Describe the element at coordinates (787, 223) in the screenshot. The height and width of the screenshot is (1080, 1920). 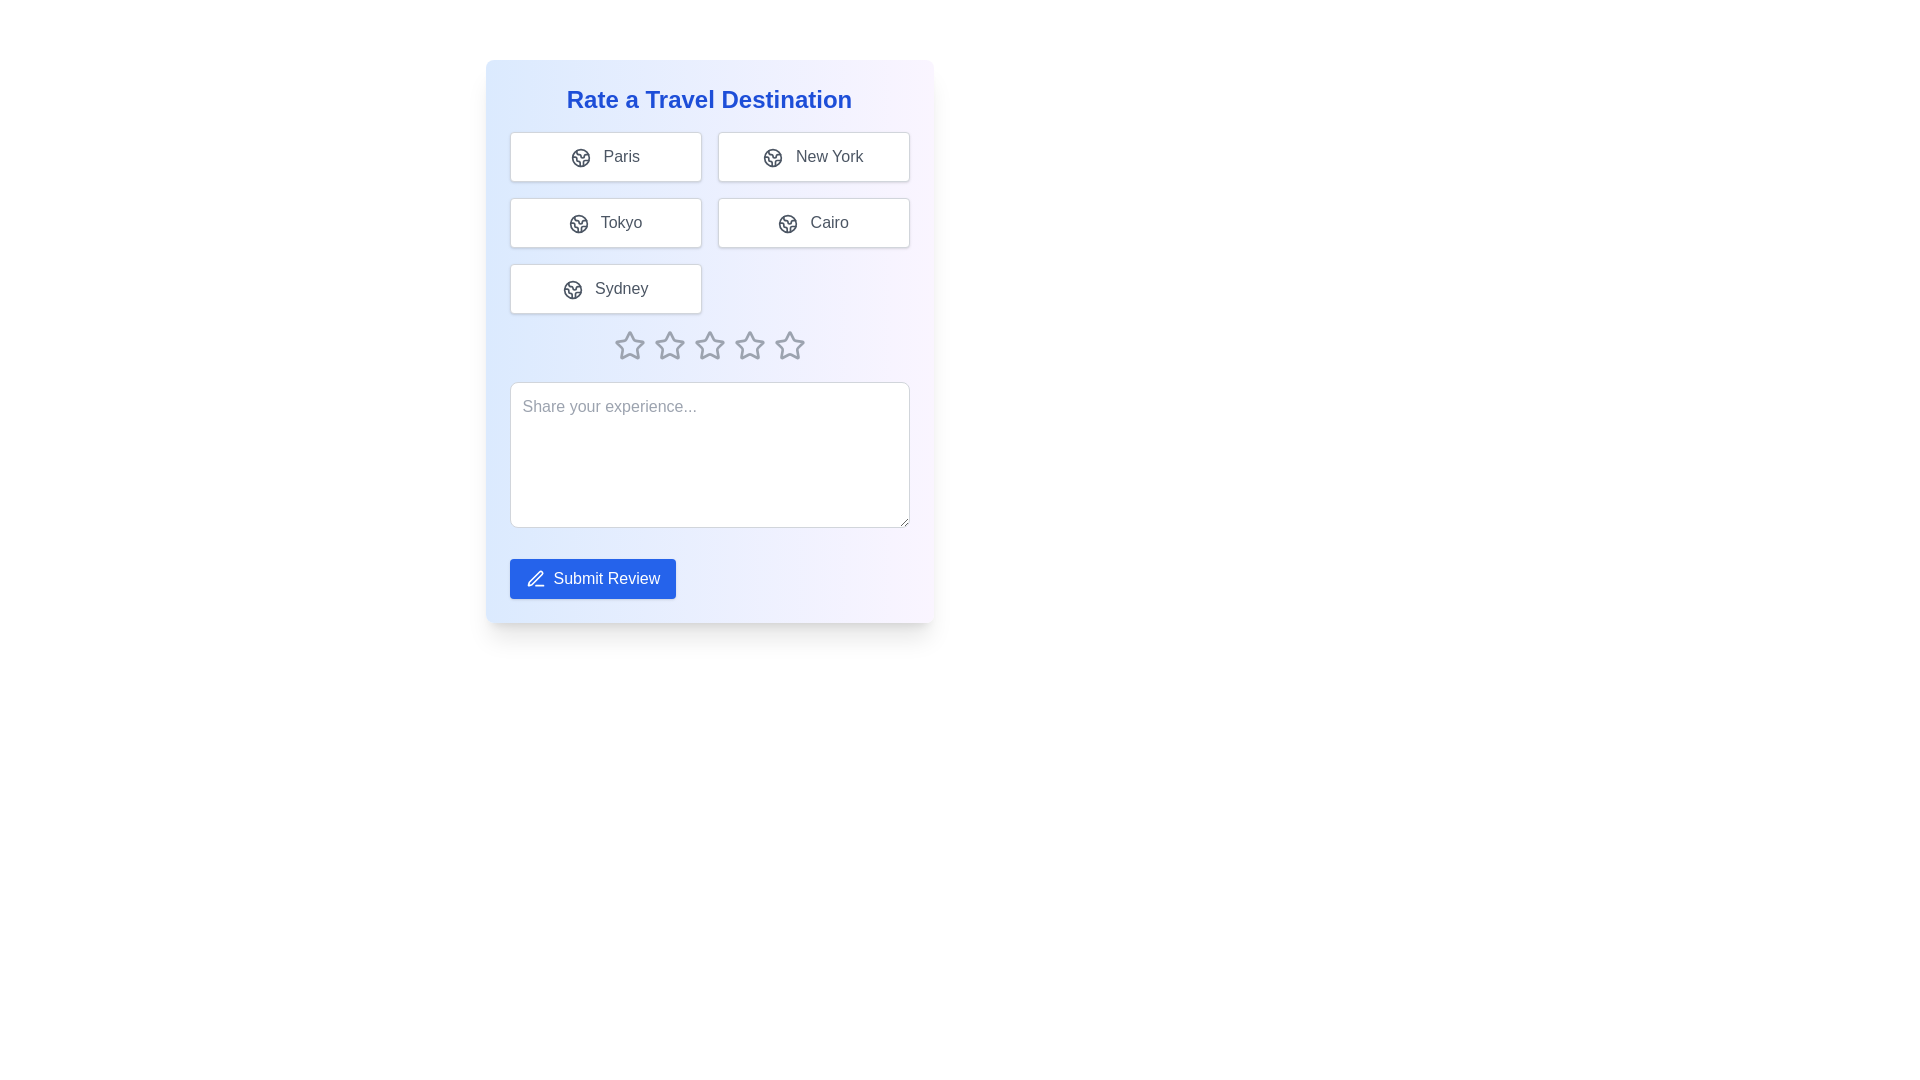
I see `the globe icon located to the left of the 'Cairo' text label inside the button for 'Cairo', positioned at the top-right corner of the grid of travel destinations` at that location.